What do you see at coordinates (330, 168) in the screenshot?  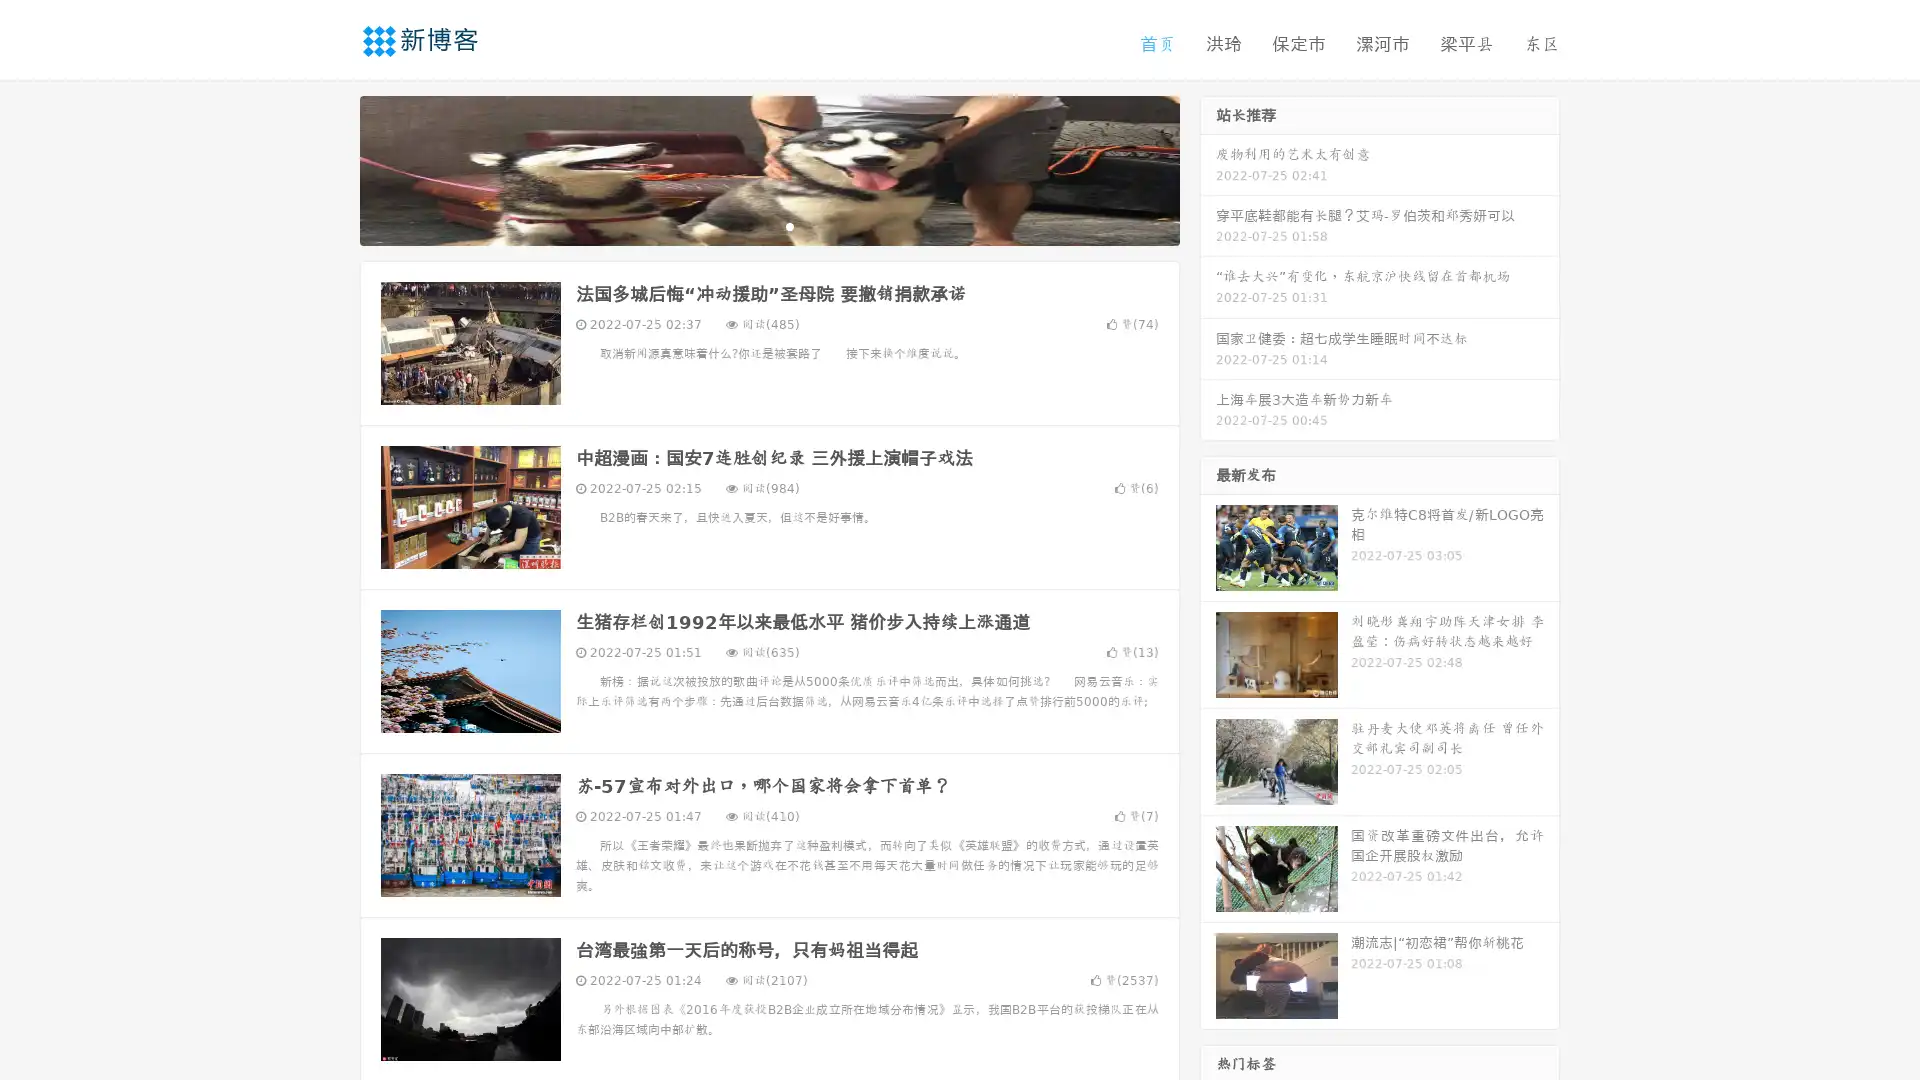 I see `Previous slide` at bounding box center [330, 168].